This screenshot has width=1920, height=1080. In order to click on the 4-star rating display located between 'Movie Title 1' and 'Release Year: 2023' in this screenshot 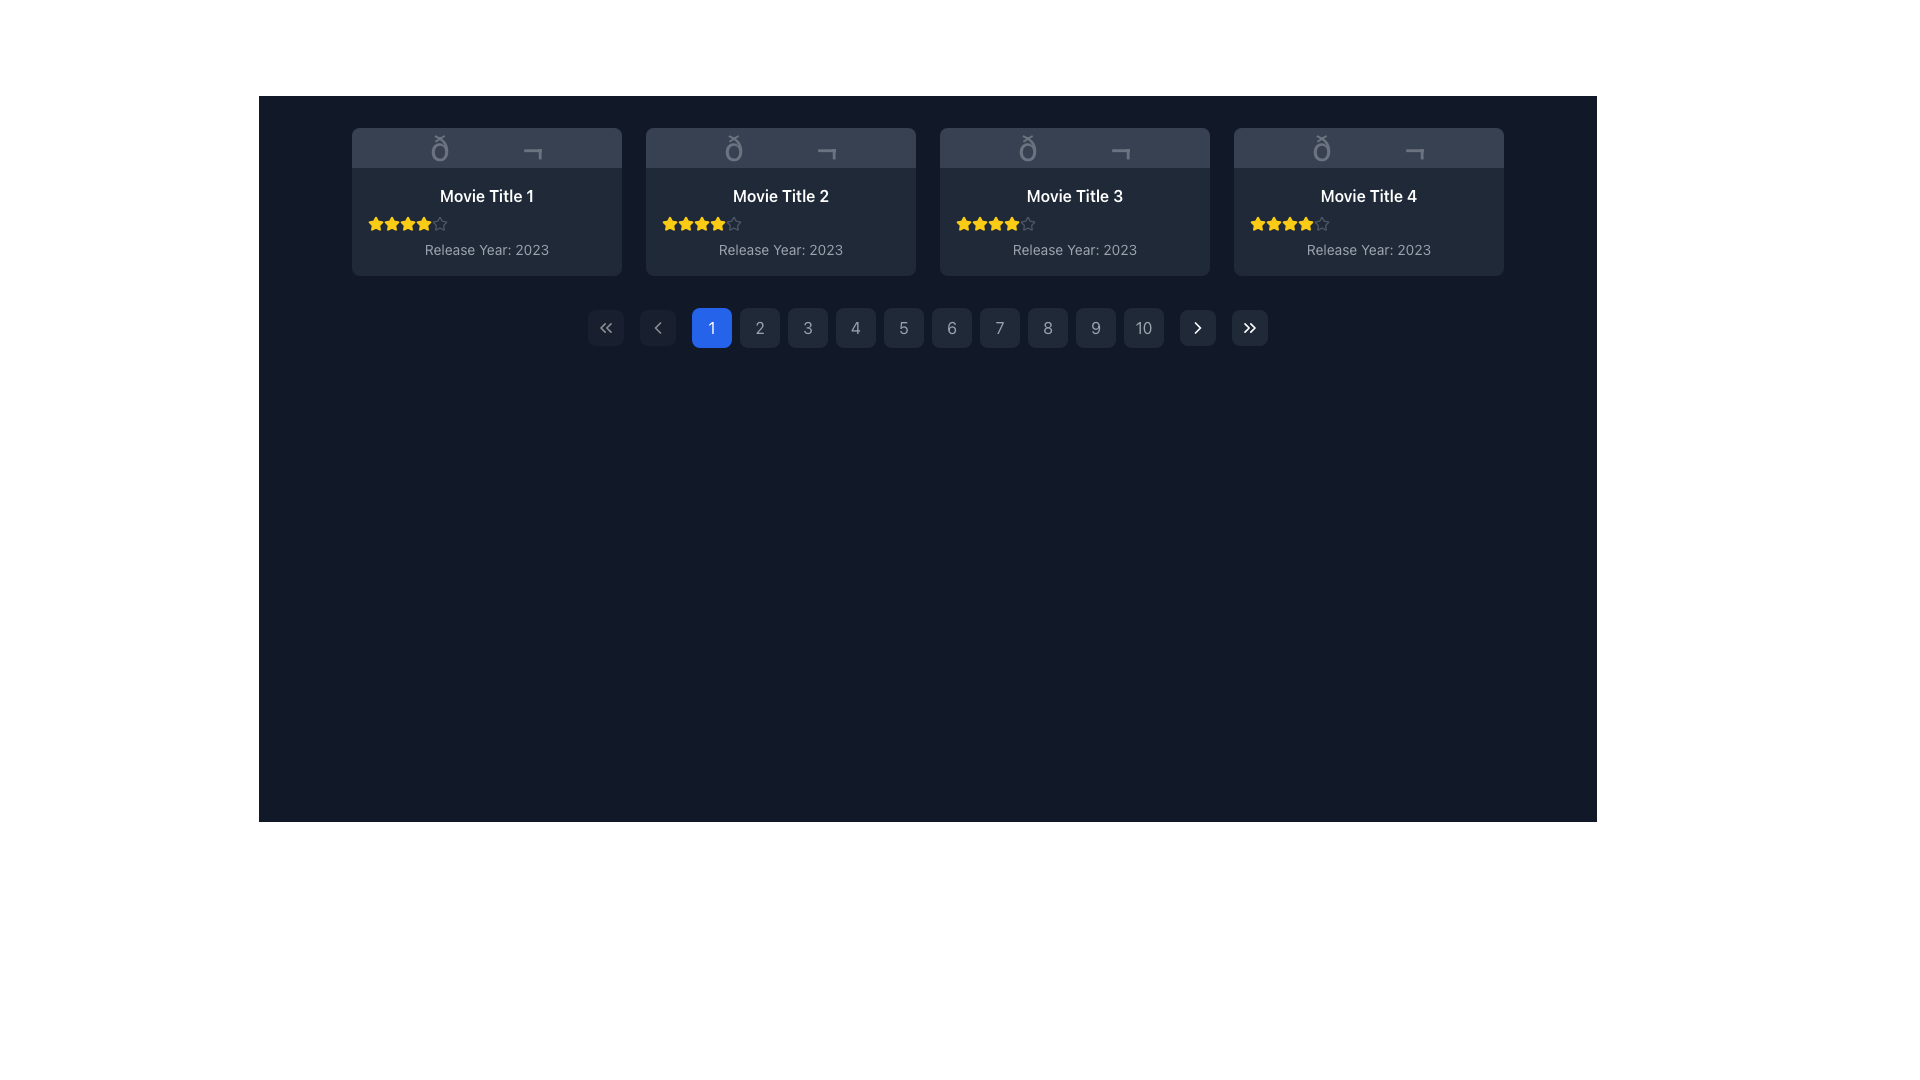, I will do `click(486, 223)`.